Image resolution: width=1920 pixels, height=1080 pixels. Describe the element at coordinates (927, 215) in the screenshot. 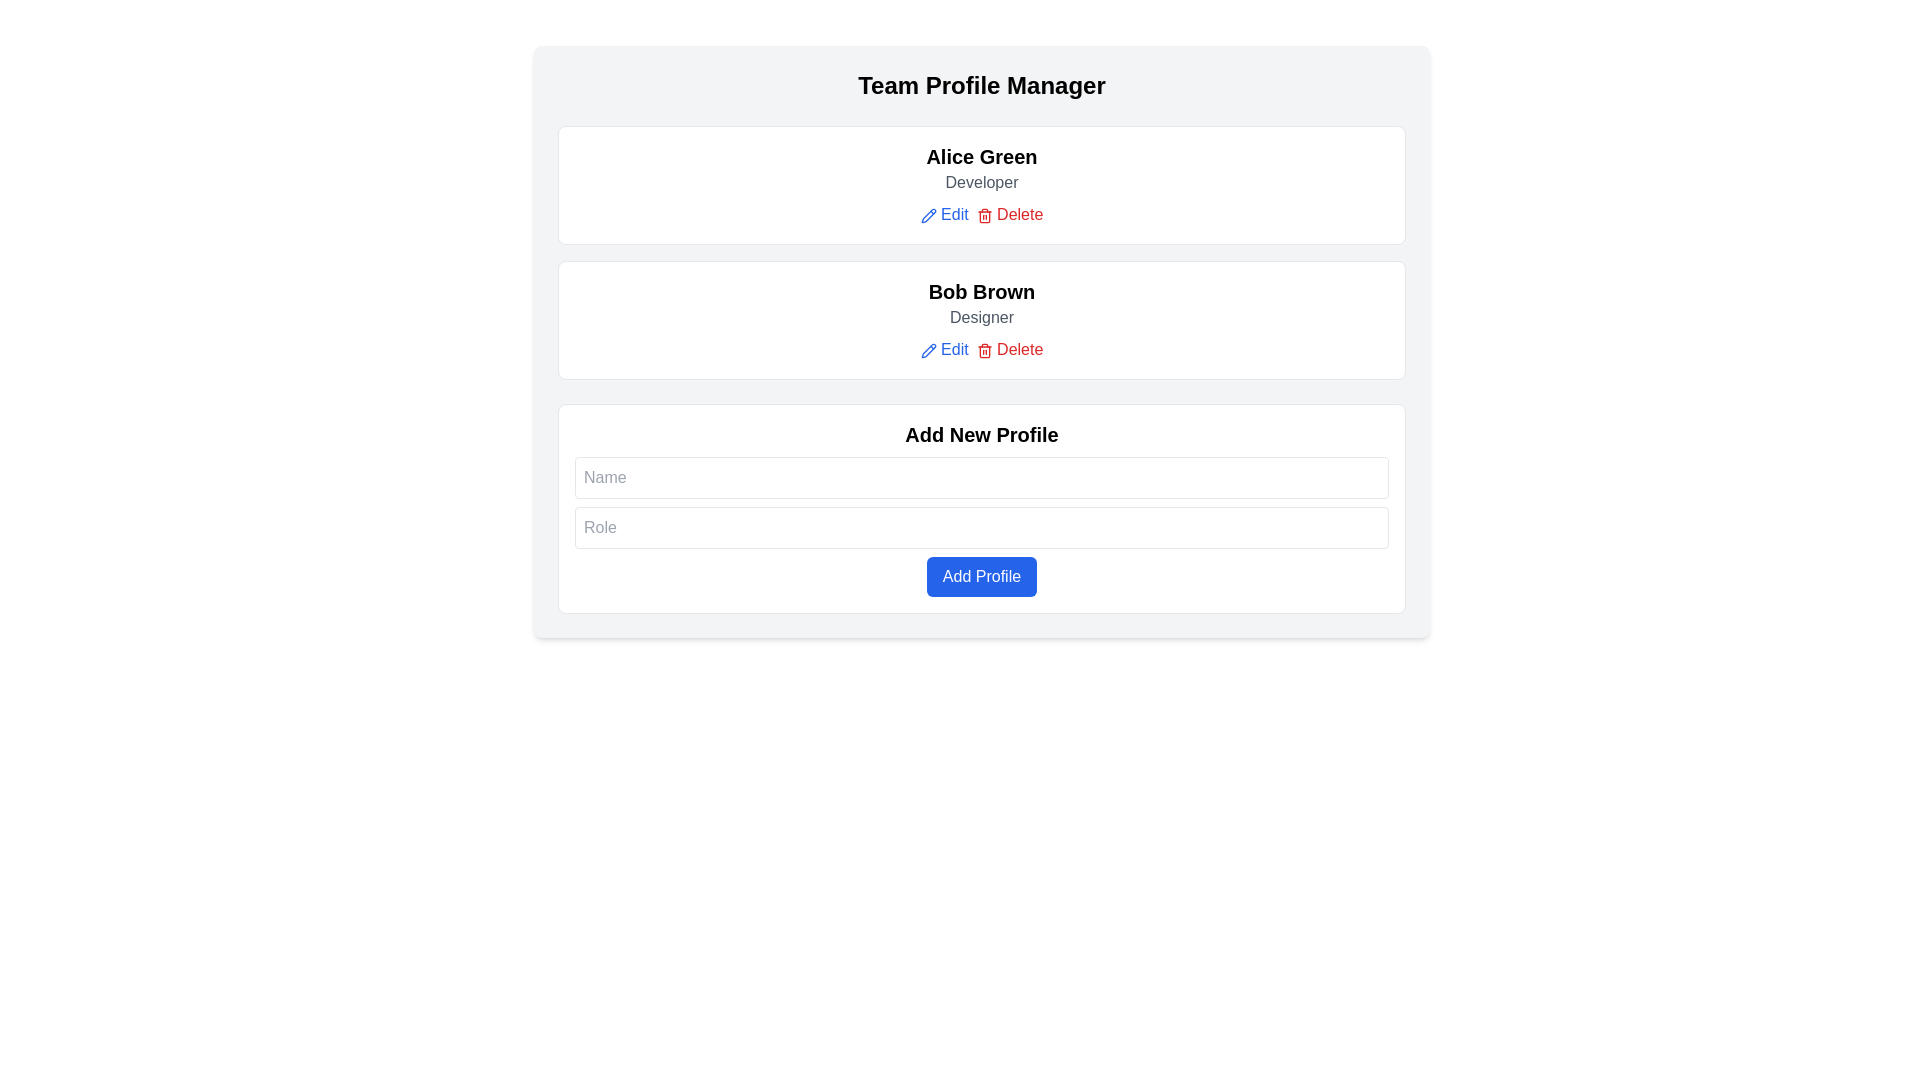

I see `the 'Edit' icon located in the upper profile section next to the name 'Alice Green'` at that location.